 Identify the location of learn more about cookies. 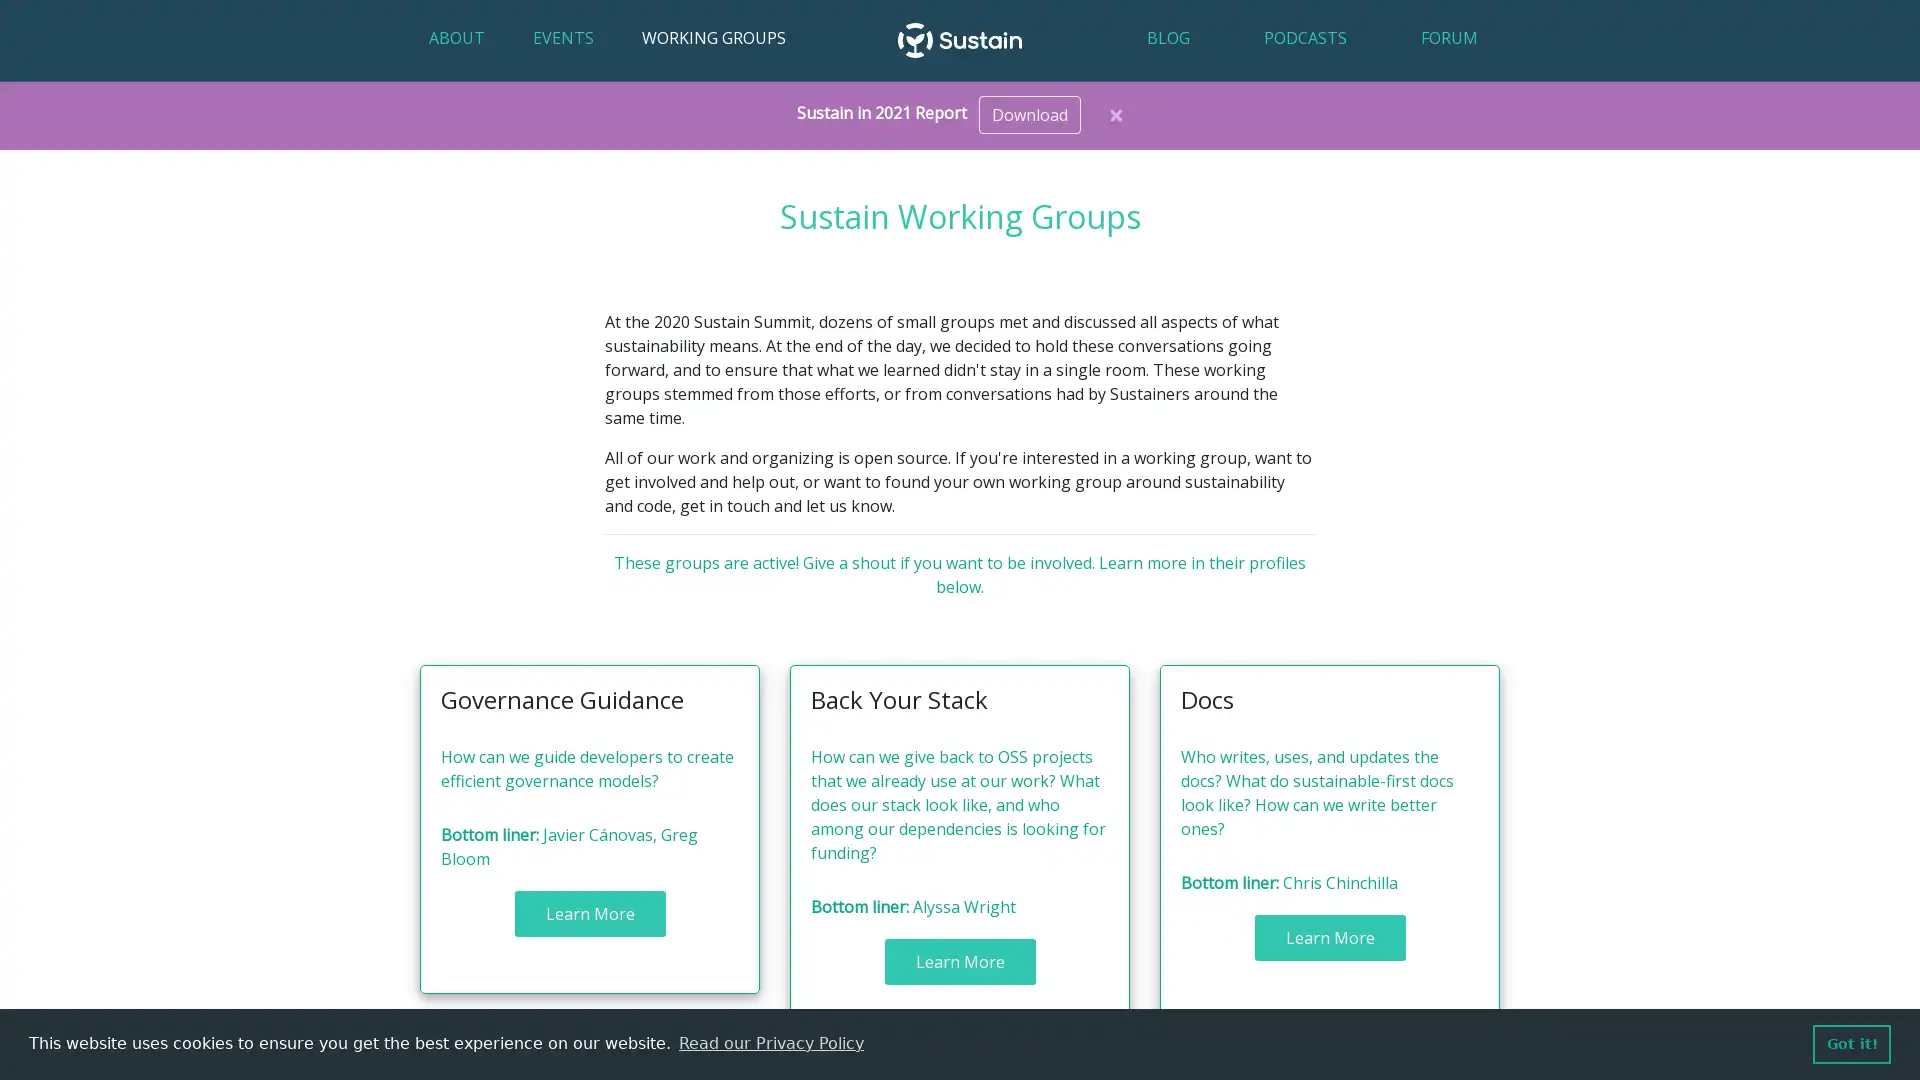
(770, 1043).